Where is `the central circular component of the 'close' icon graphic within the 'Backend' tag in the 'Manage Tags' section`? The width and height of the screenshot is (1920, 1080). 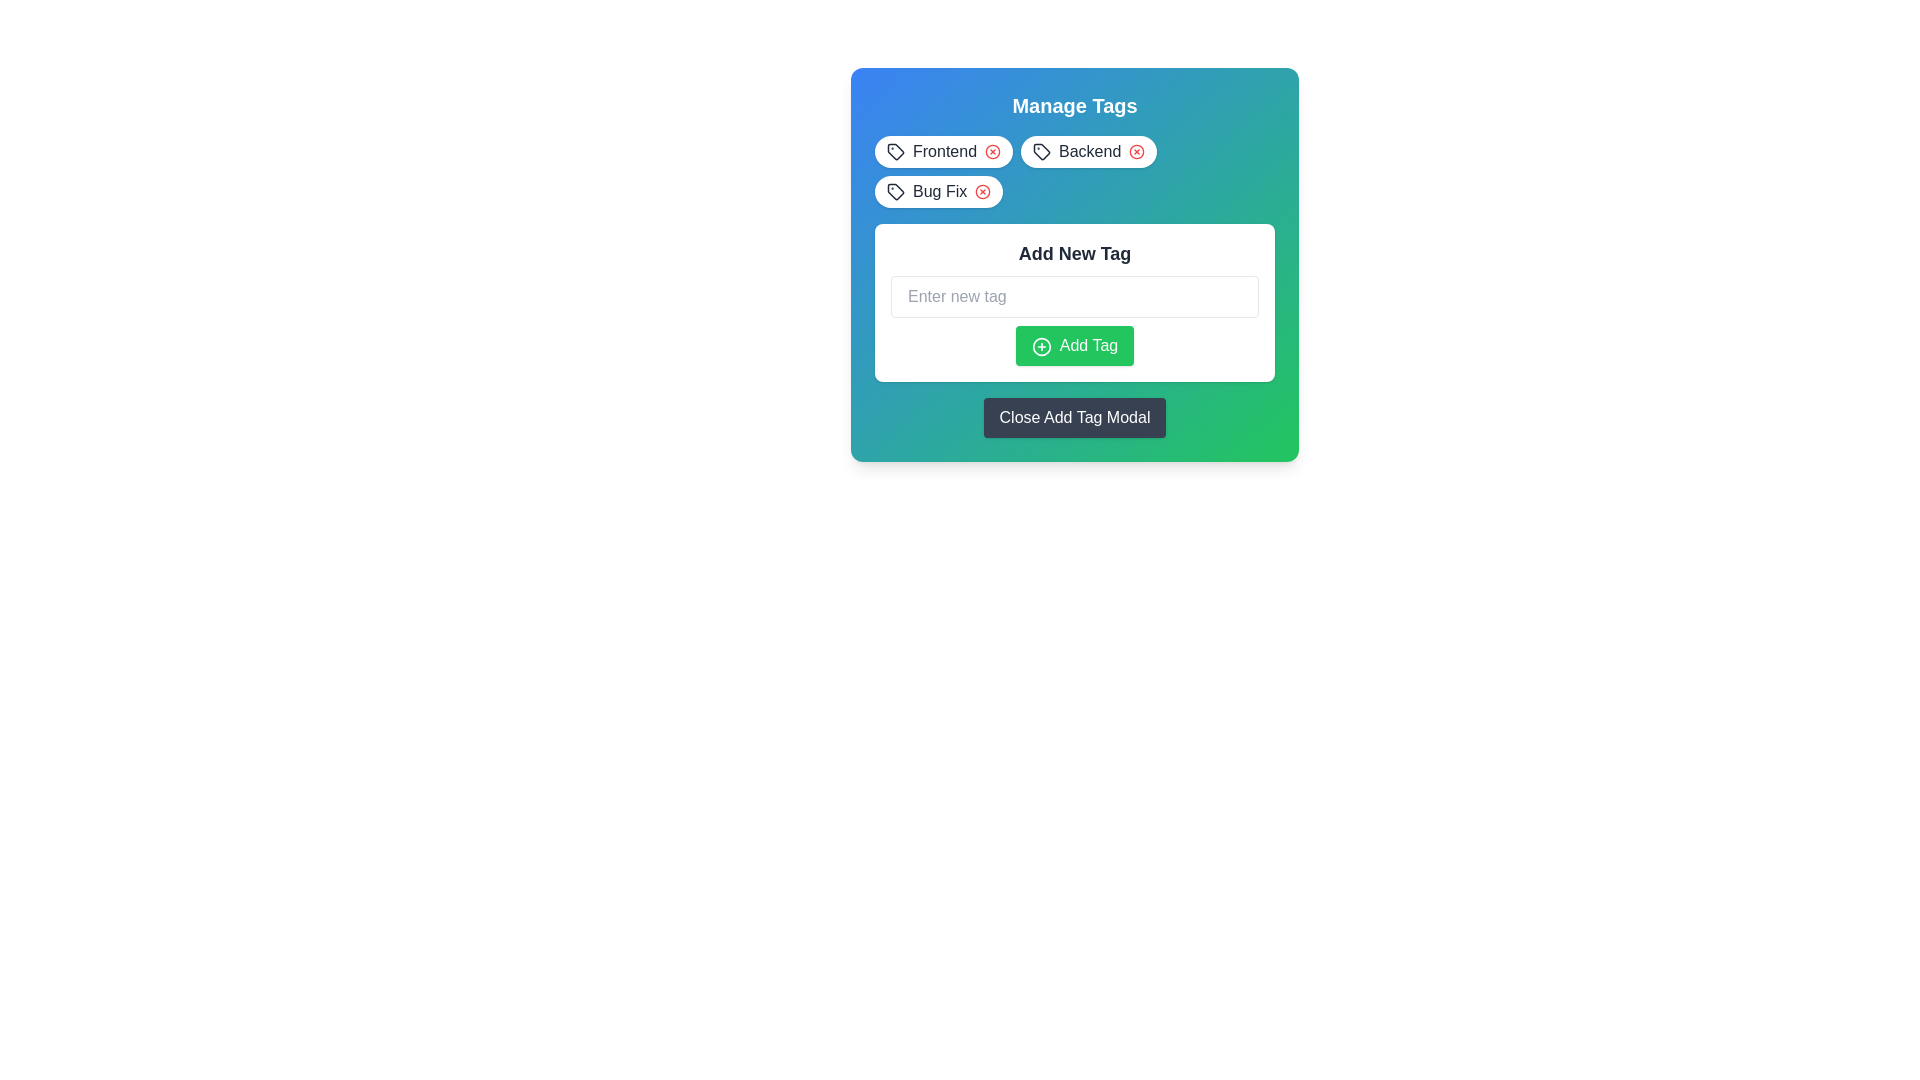 the central circular component of the 'close' icon graphic within the 'Backend' tag in the 'Manage Tags' section is located at coordinates (1137, 150).